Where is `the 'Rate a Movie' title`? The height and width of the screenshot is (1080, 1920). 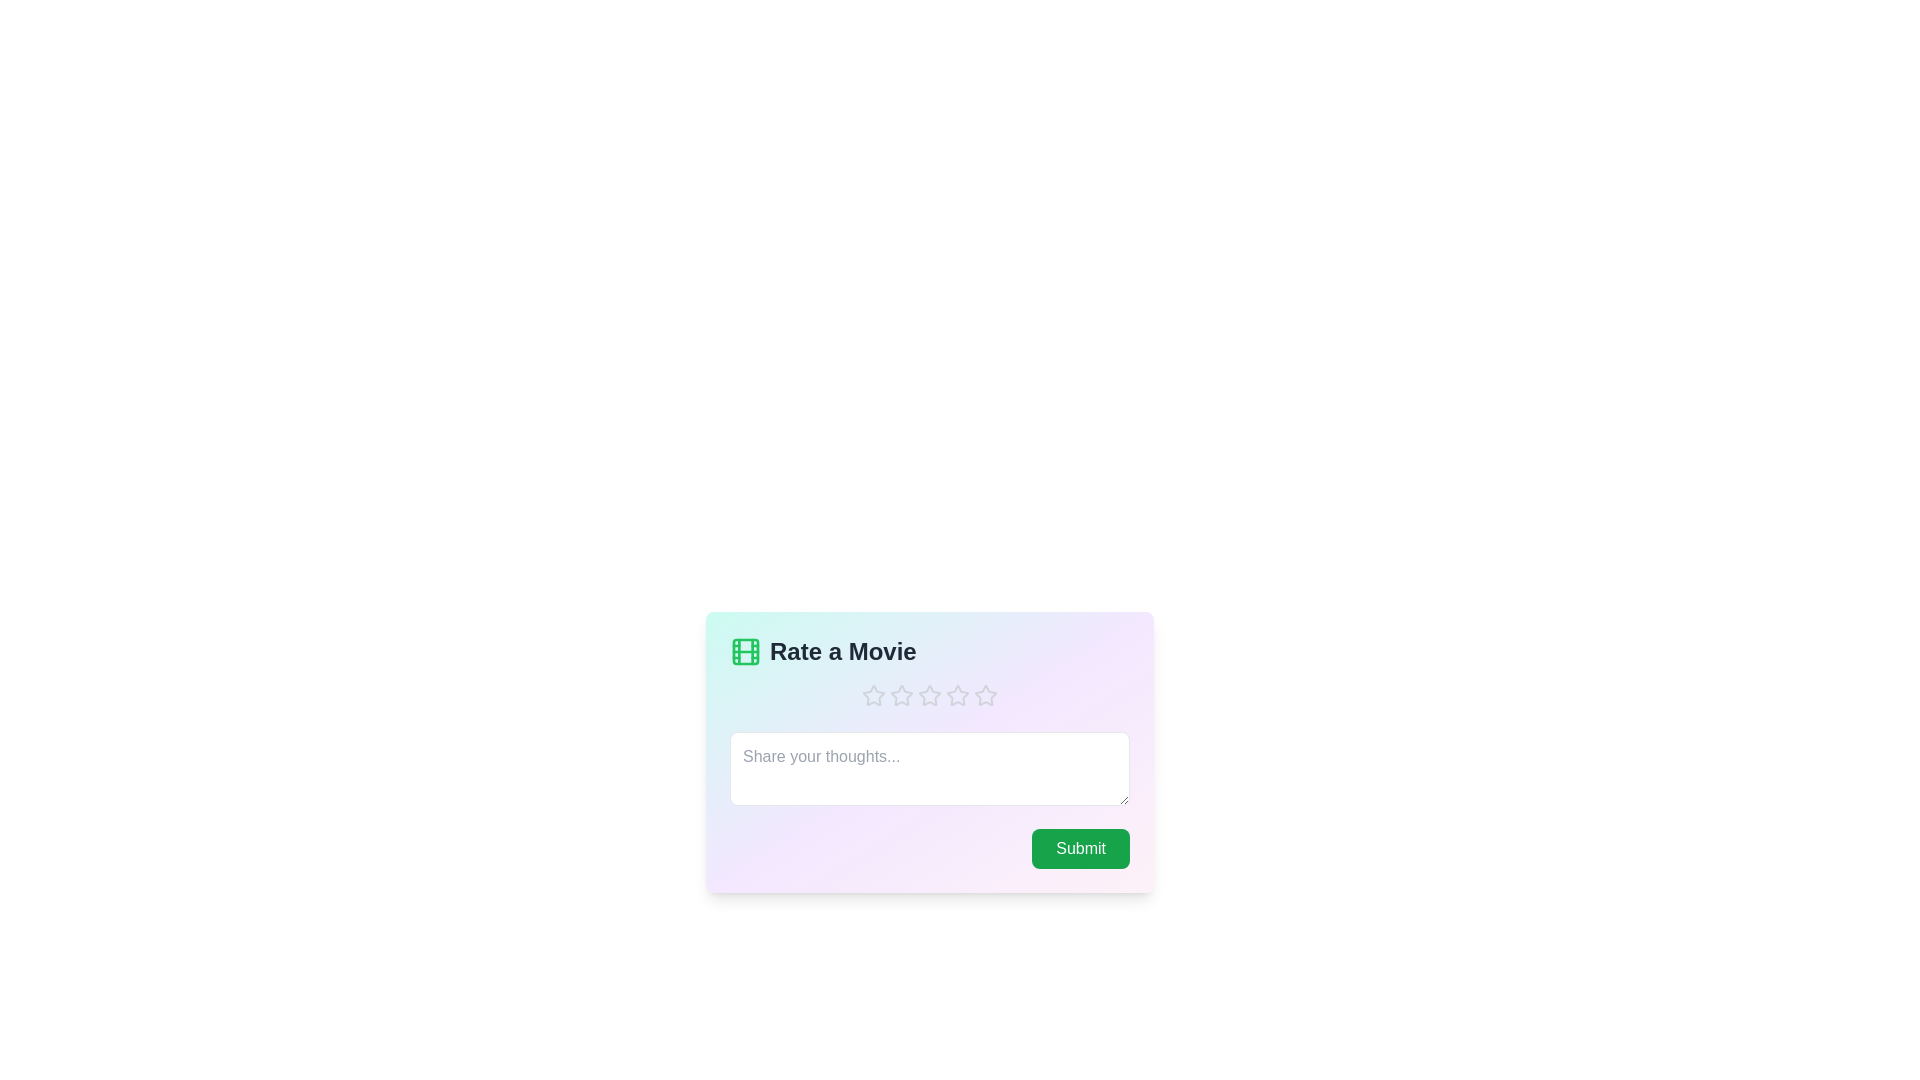
the 'Rate a Movie' title is located at coordinates (843, 651).